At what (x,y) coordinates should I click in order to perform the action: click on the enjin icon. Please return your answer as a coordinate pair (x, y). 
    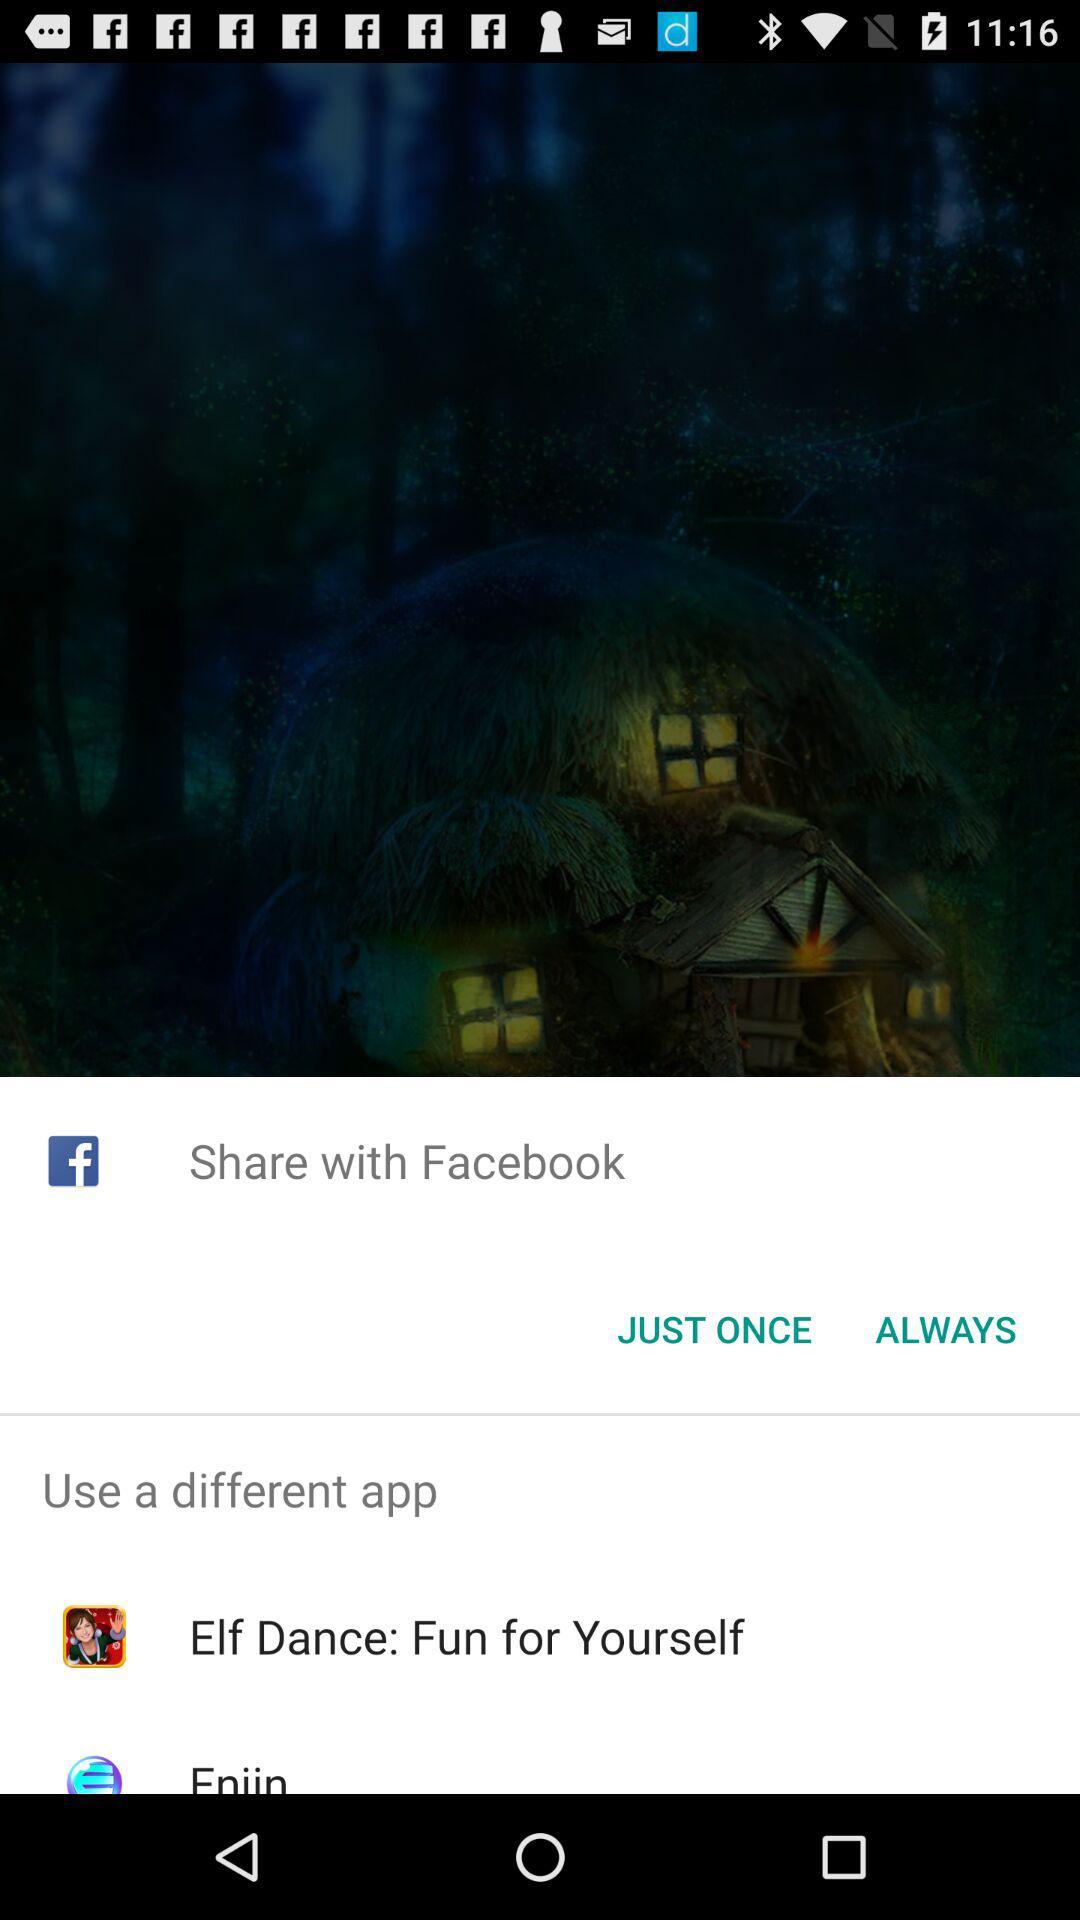
    Looking at the image, I should click on (237, 1772).